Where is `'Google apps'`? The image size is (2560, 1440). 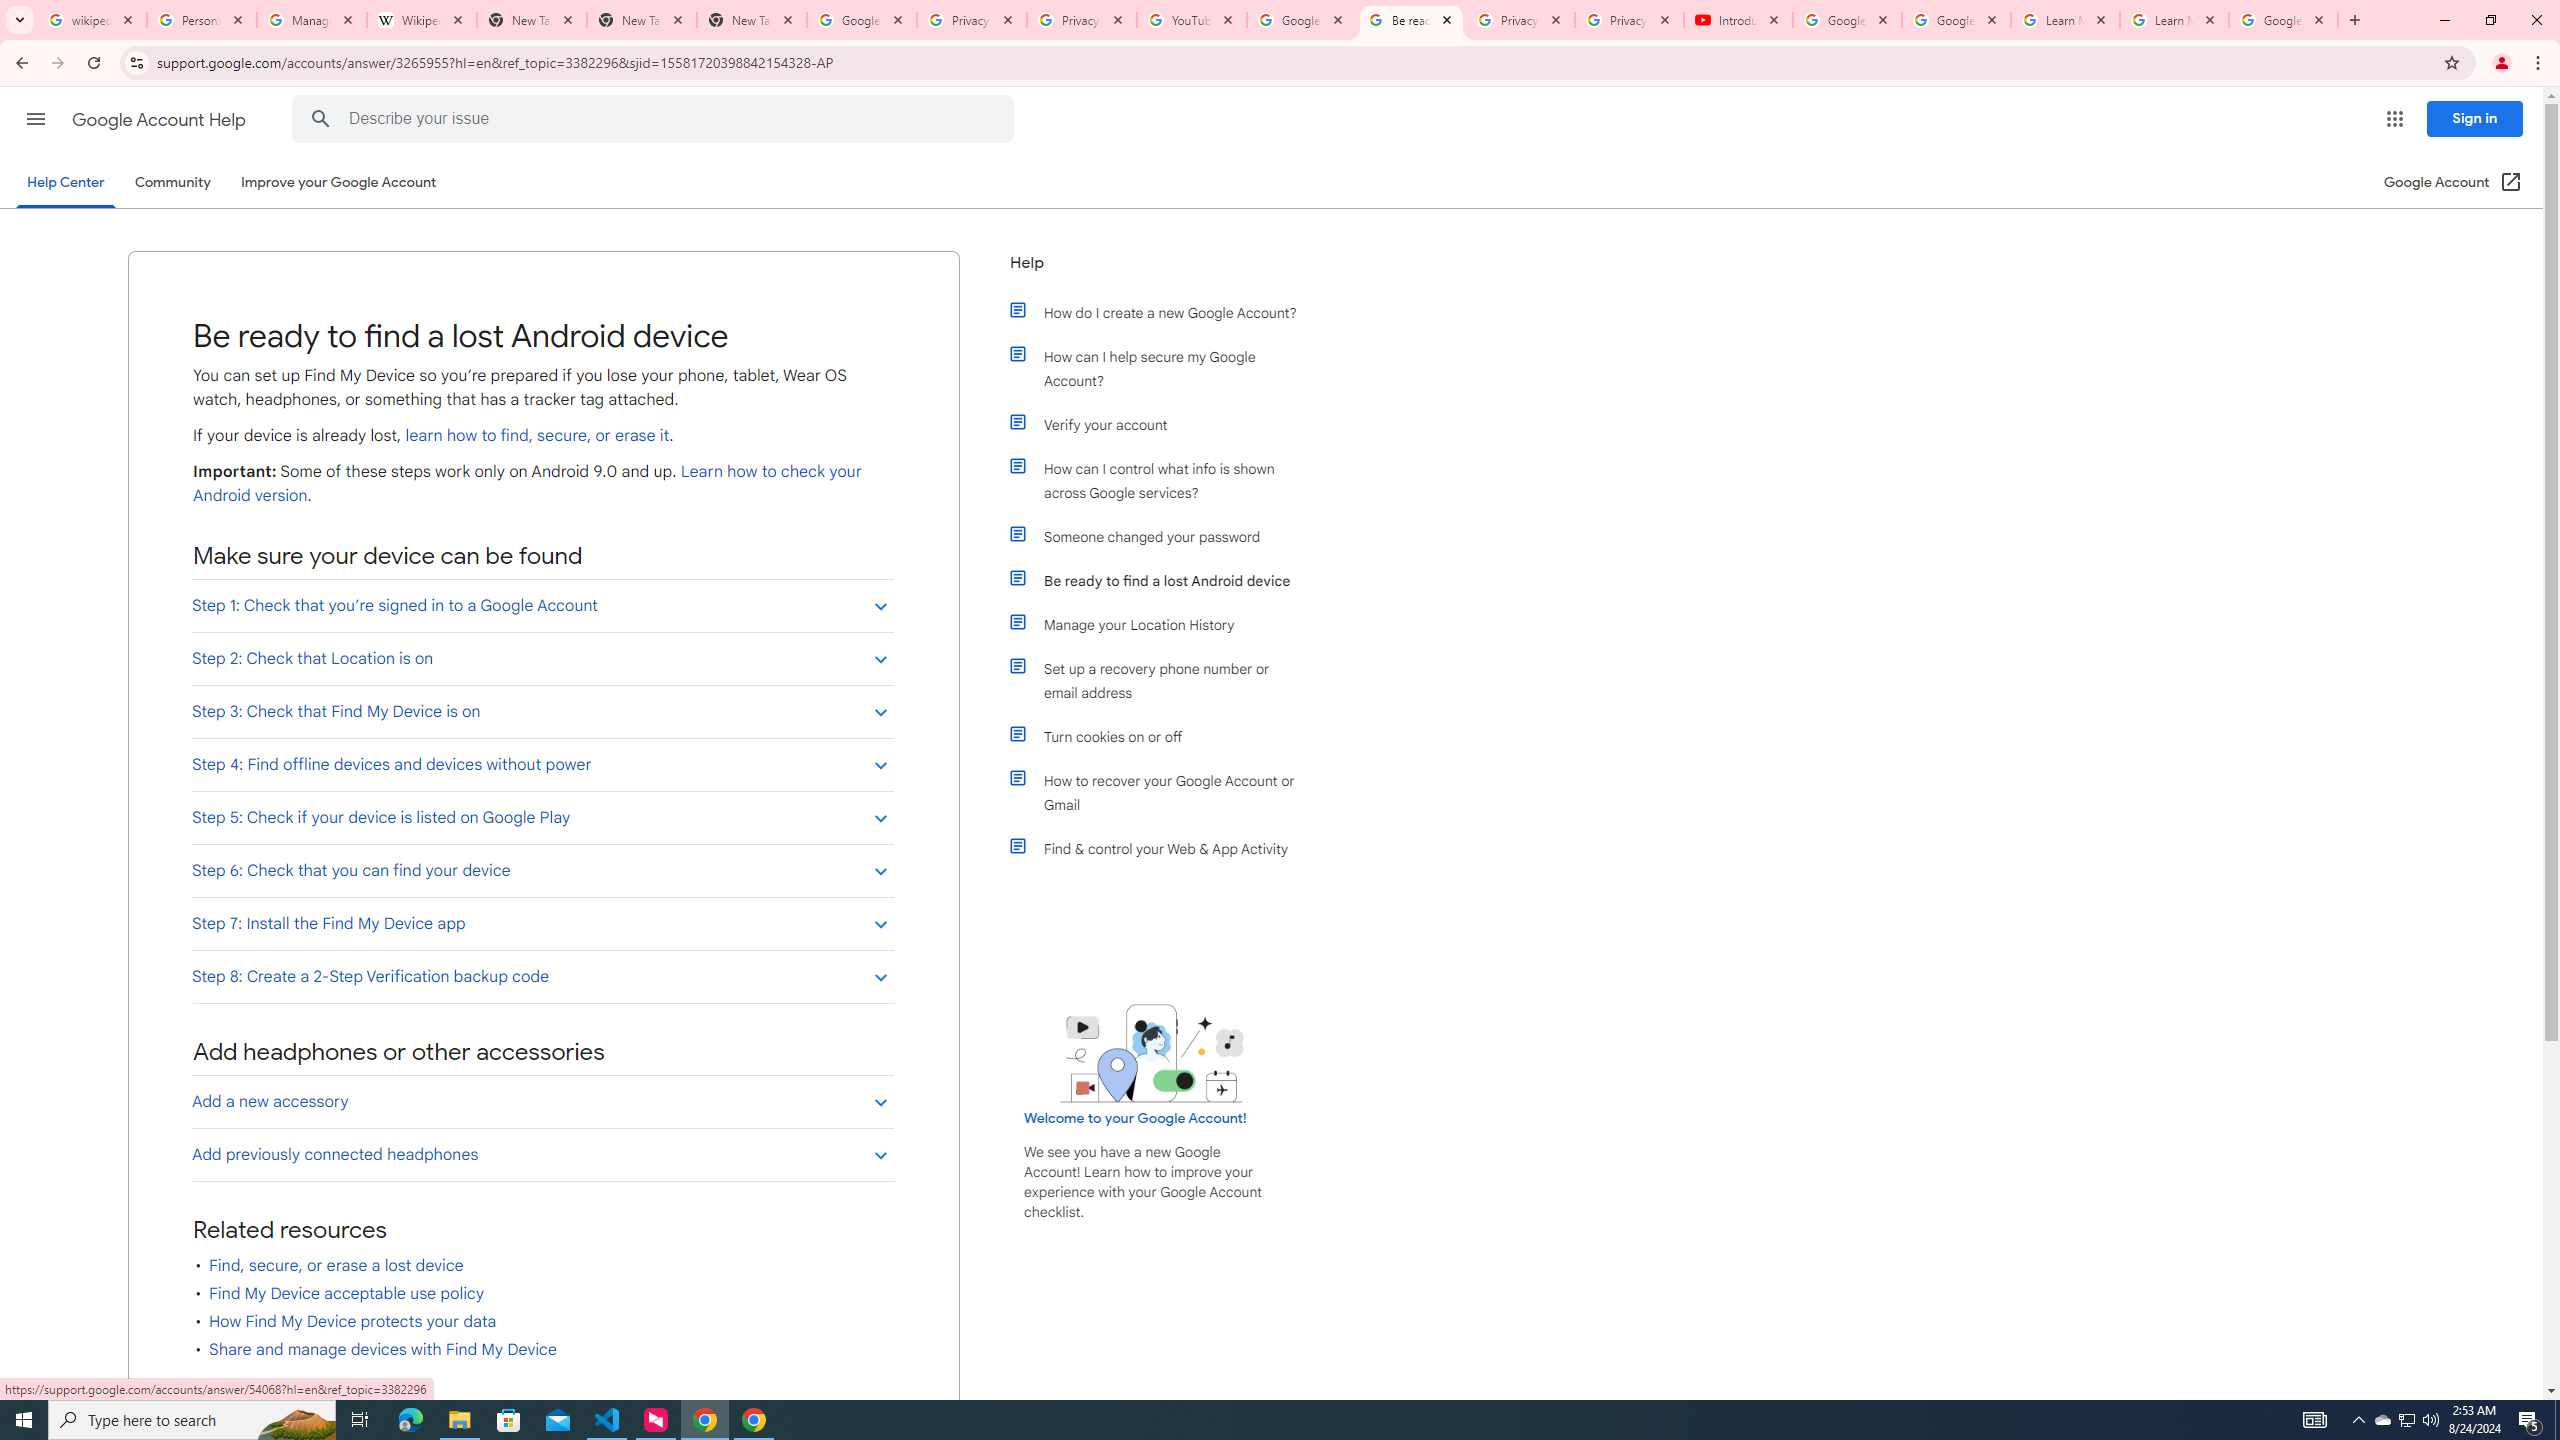
'Google apps' is located at coordinates (2393, 118).